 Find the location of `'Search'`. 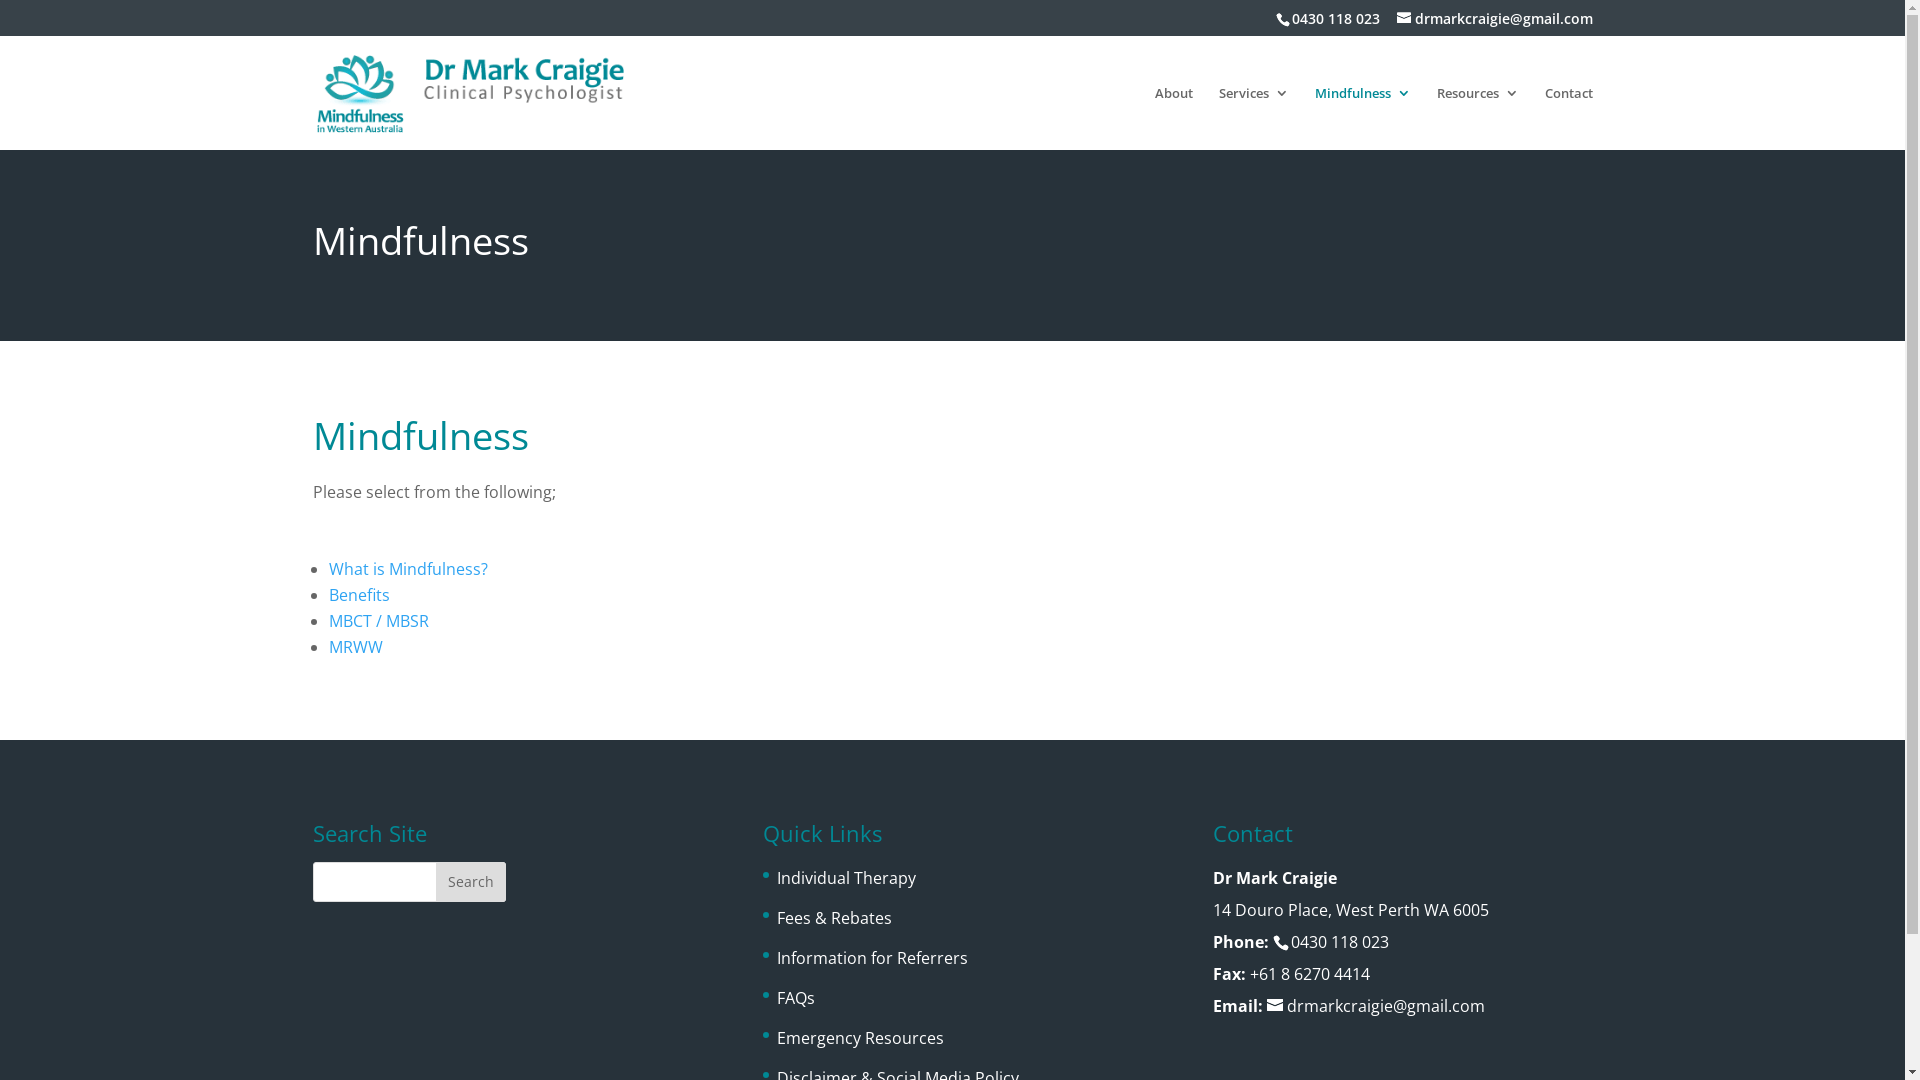

'Search' is located at coordinates (469, 881).